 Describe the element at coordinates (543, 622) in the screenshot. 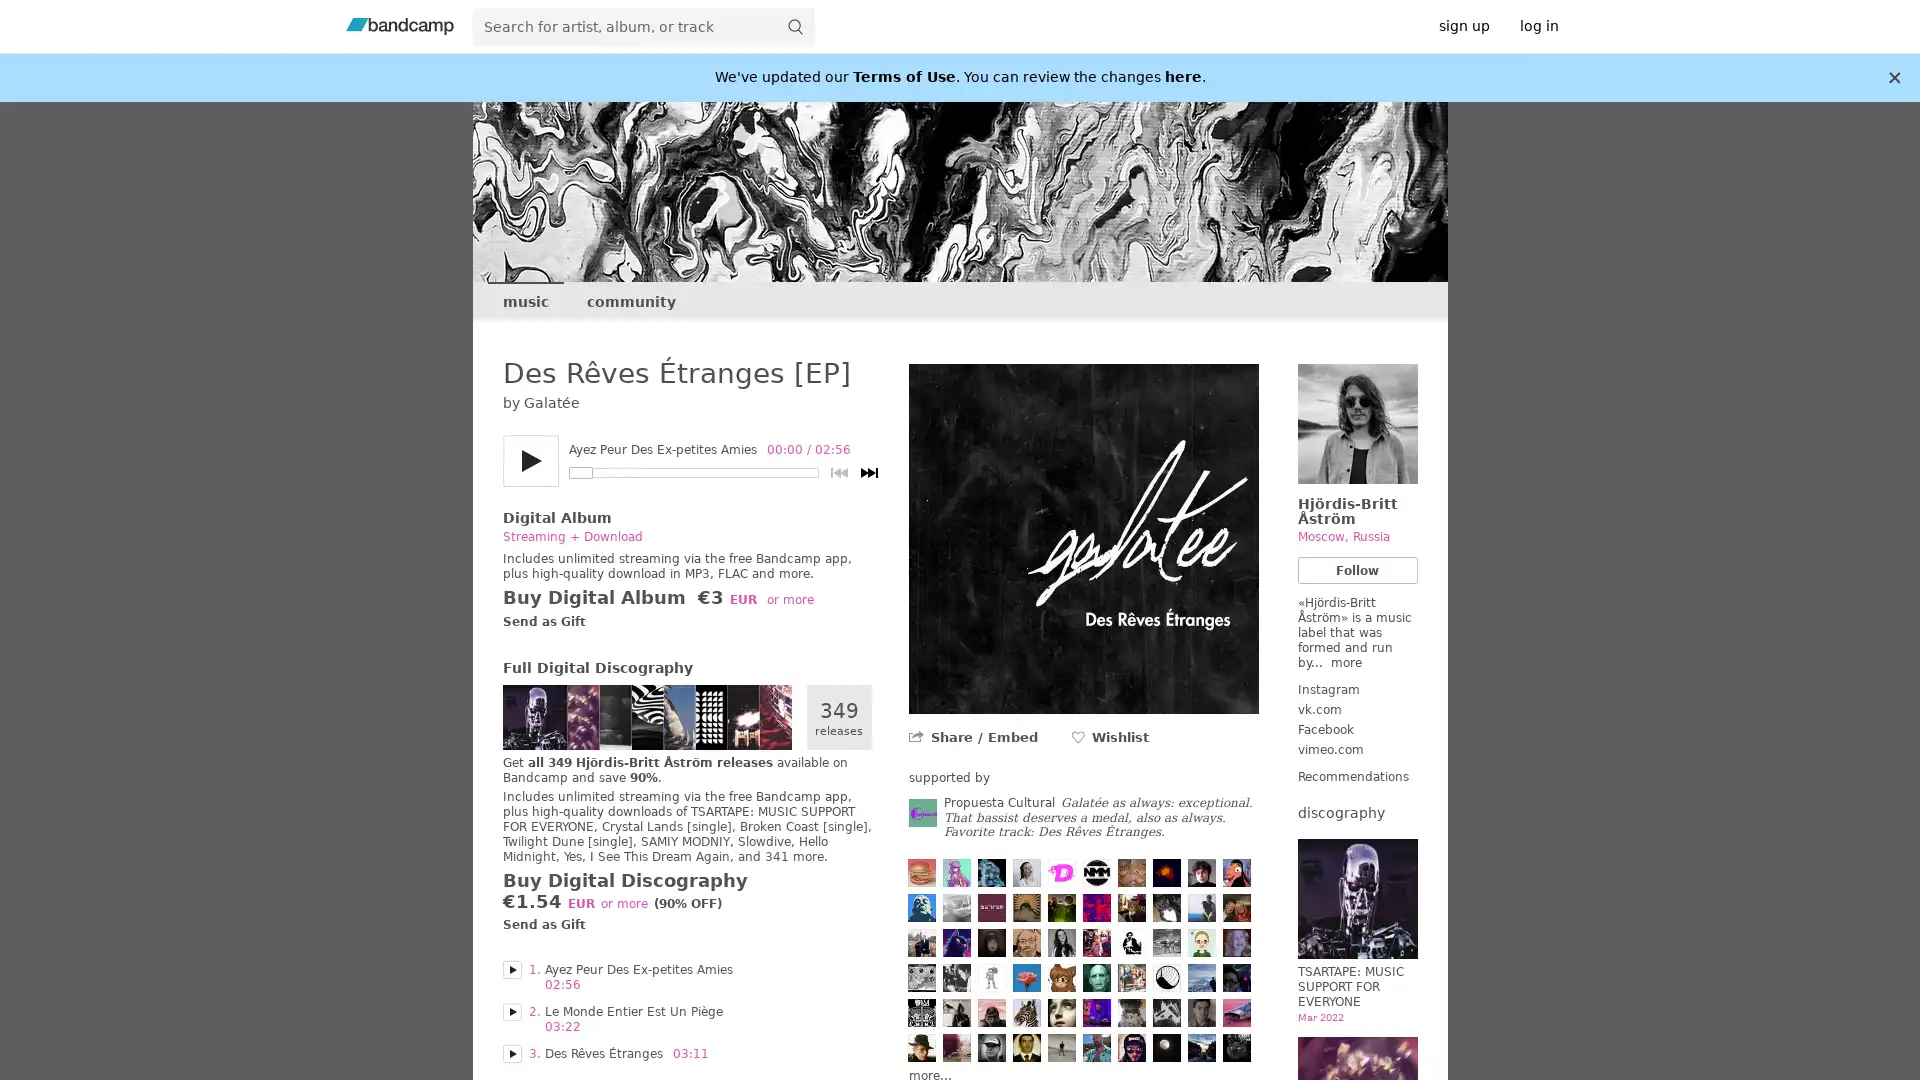

I see `Send as Gift` at that location.